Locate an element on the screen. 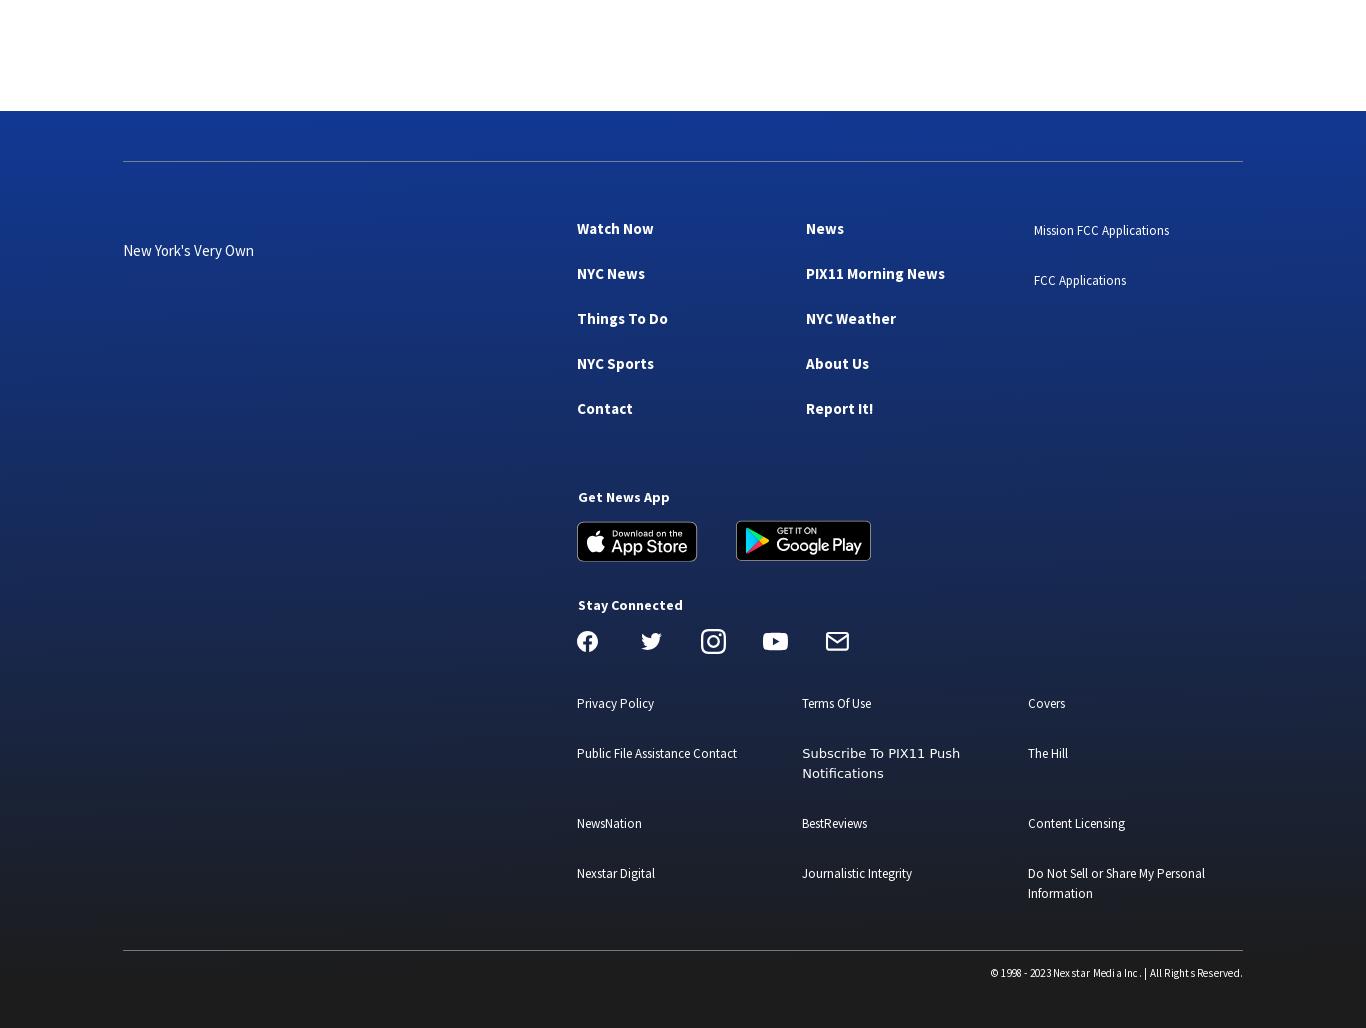 The image size is (1366, 1028). 'Do Not Sell or Share My Personal Information' is located at coordinates (1114, 882).